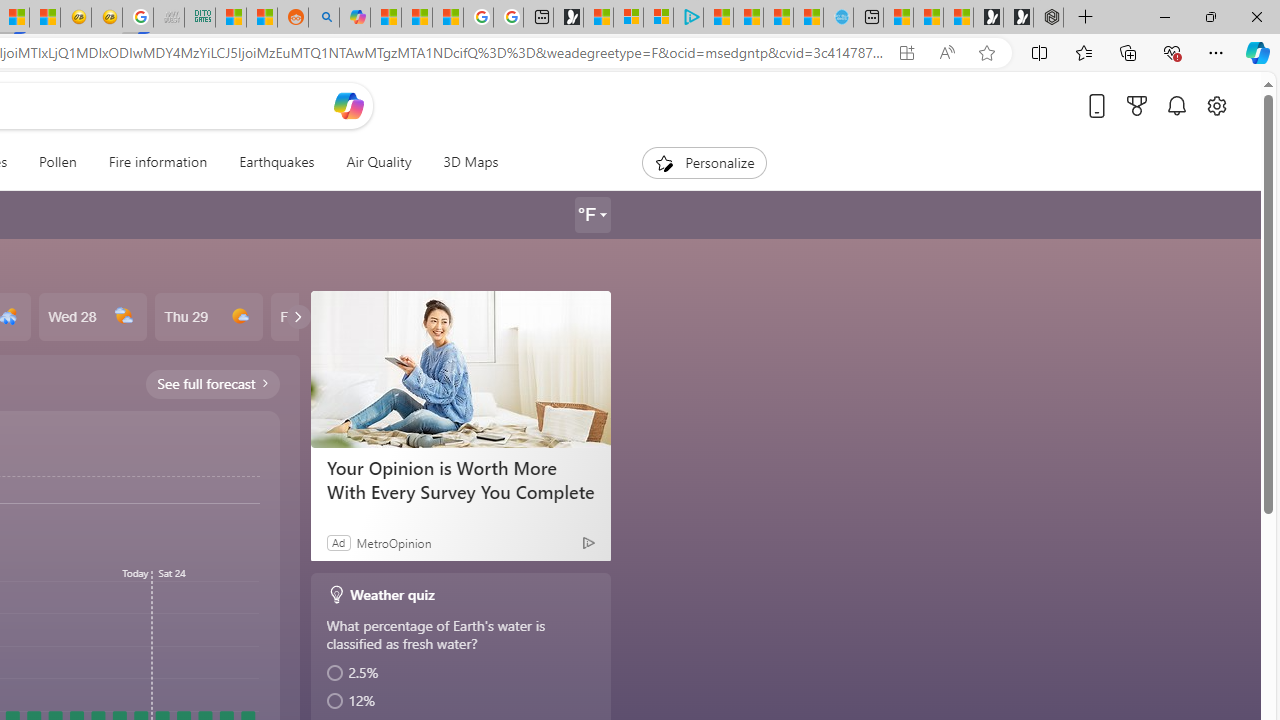  Describe the element at coordinates (1209, 16) in the screenshot. I see `'Restore'` at that location.